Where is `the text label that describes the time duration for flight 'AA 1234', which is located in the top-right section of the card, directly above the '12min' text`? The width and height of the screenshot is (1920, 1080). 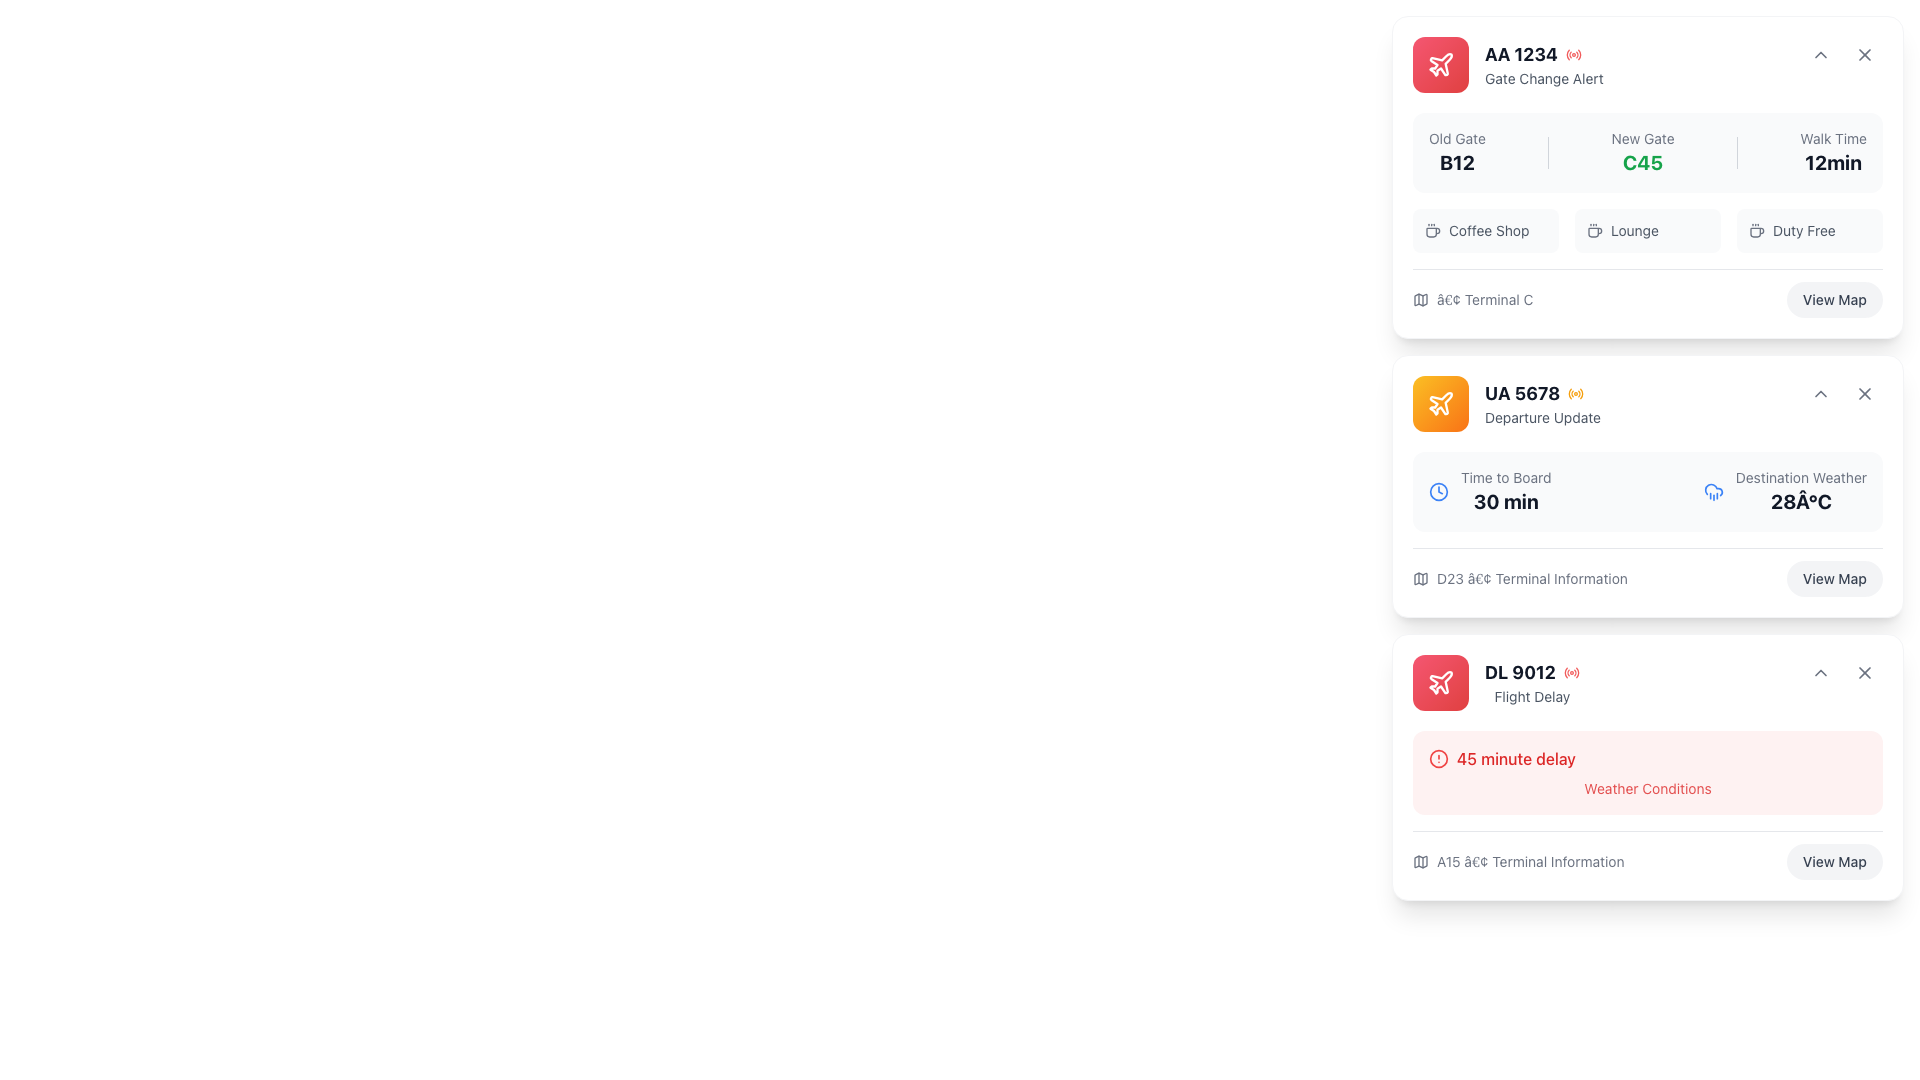 the text label that describes the time duration for flight 'AA 1234', which is located in the top-right section of the card, directly above the '12min' text is located at coordinates (1833, 137).